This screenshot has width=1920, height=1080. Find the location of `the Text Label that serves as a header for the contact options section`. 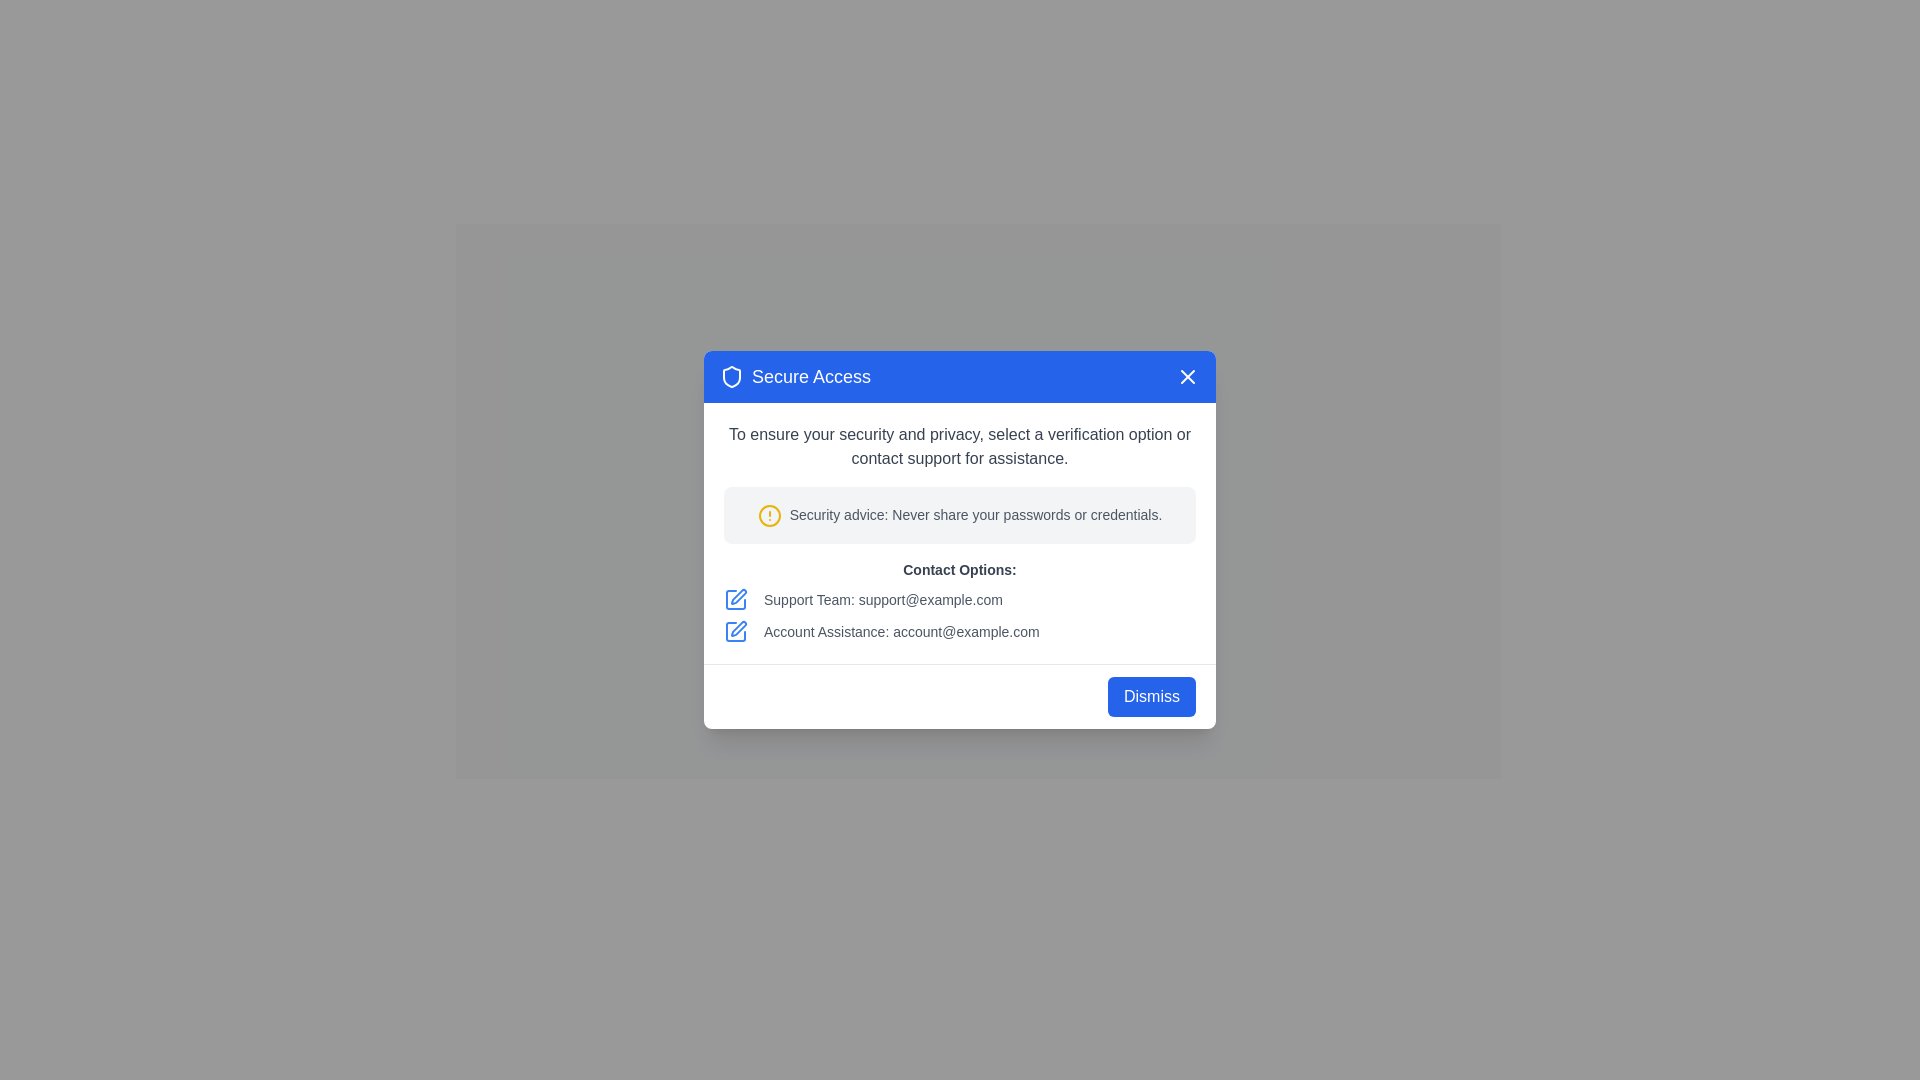

the Text Label that serves as a header for the contact options section is located at coordinates (960, 569).